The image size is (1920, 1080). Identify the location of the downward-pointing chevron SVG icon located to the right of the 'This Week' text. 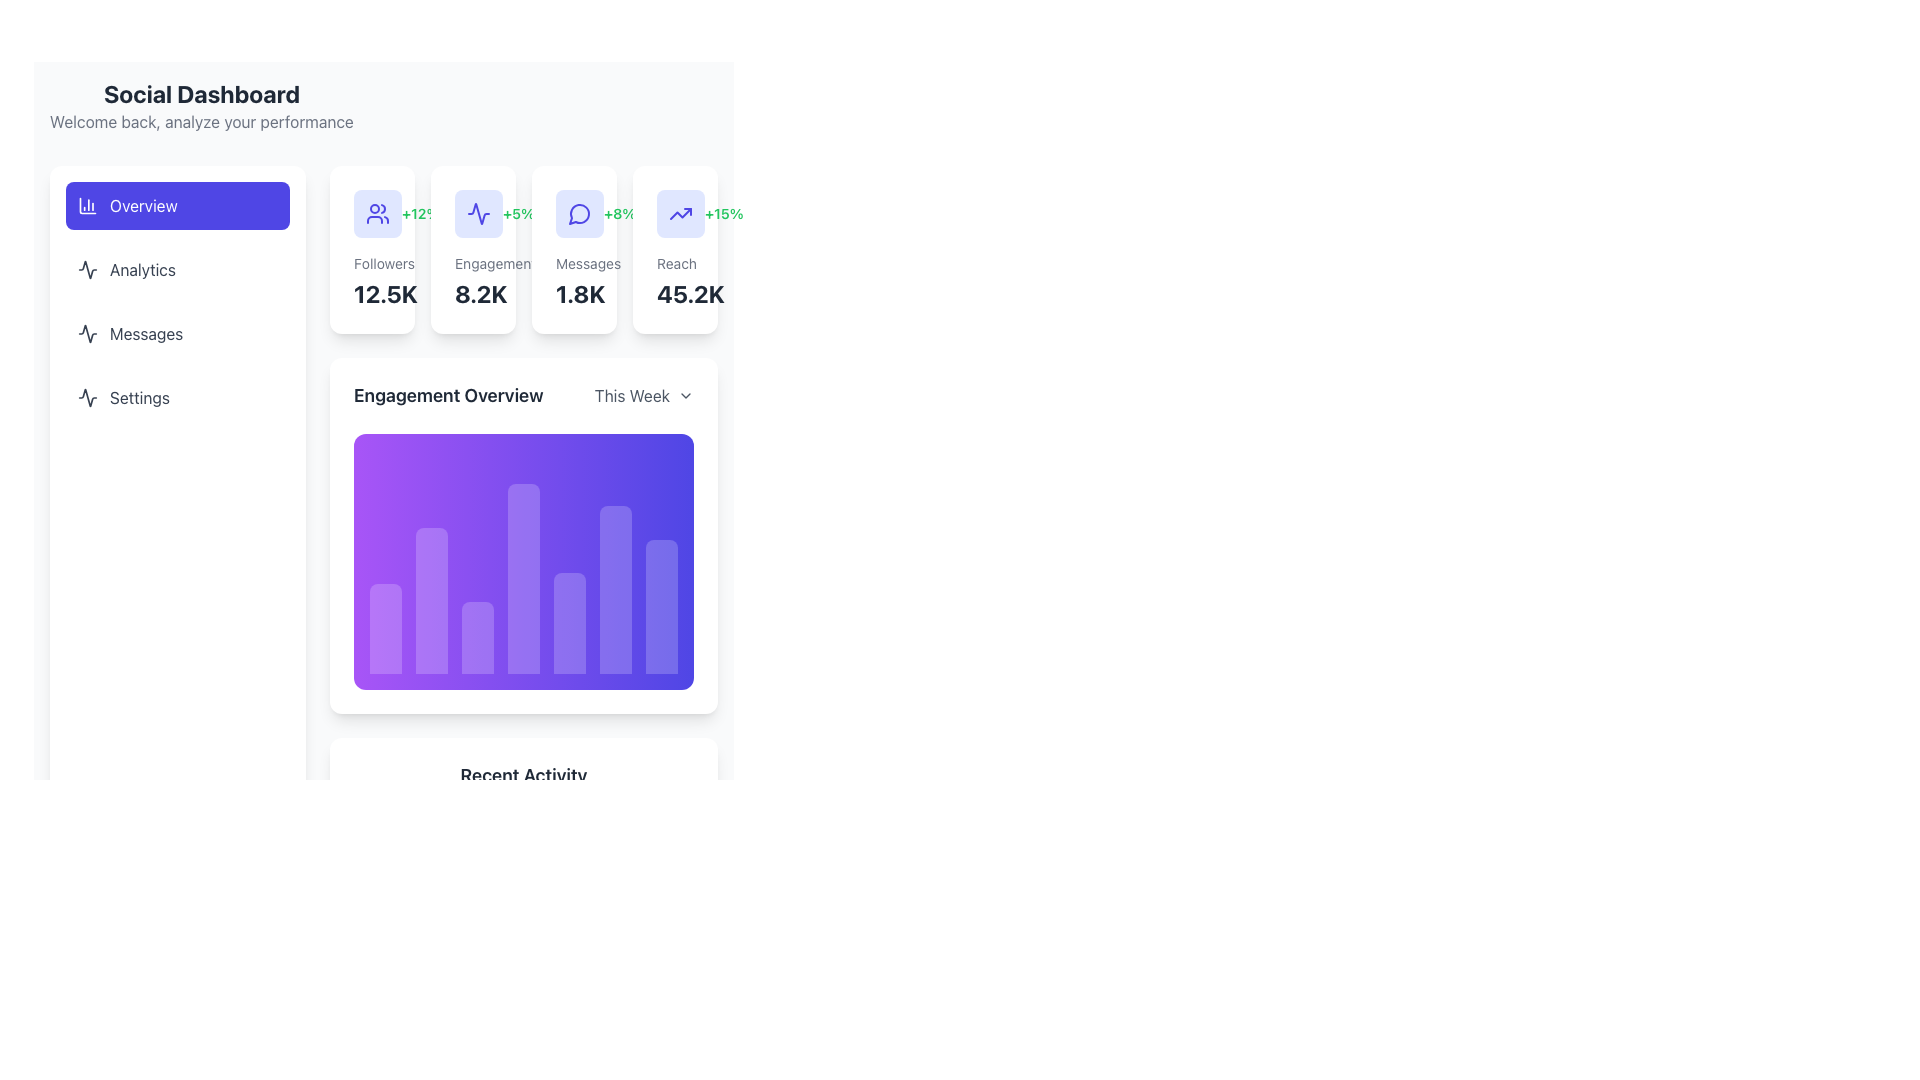
(686, 396).